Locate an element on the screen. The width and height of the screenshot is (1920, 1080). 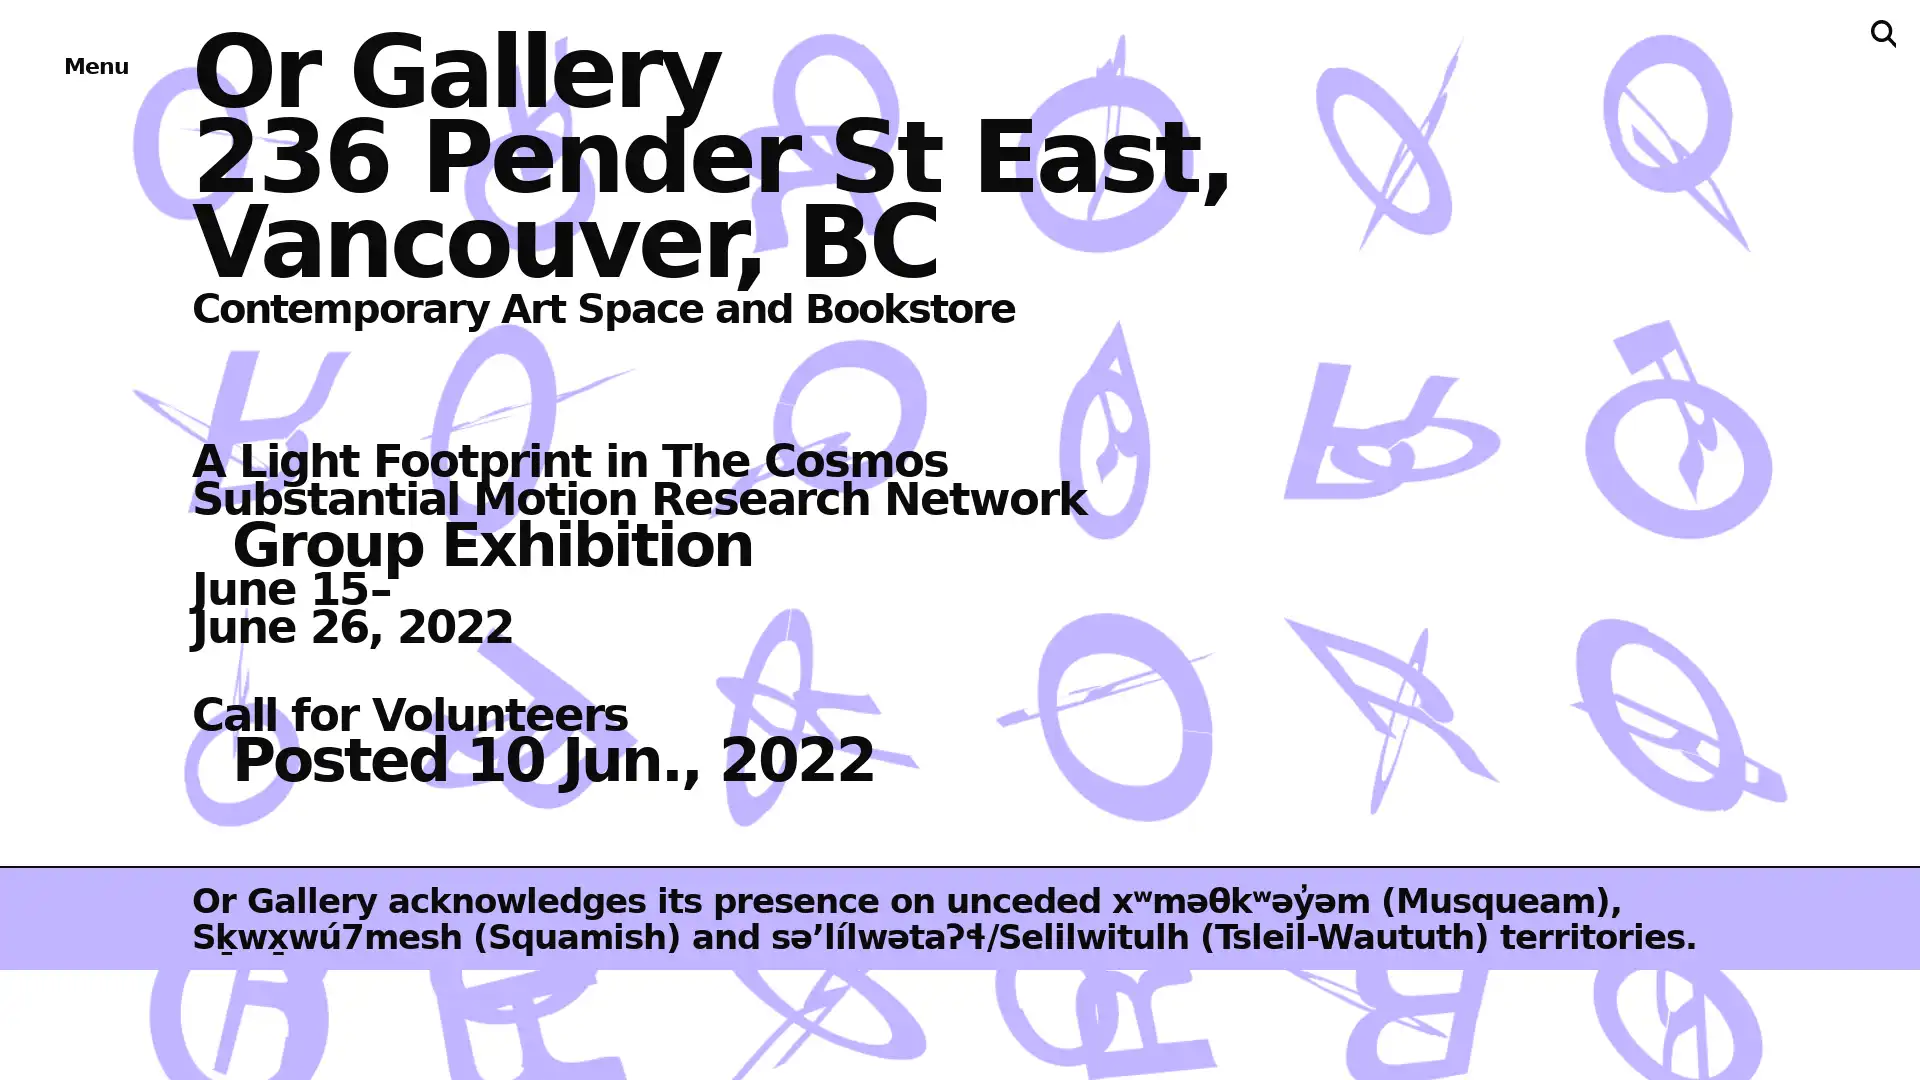
Exhibitions & Projects is located at coordinates (434, 196).